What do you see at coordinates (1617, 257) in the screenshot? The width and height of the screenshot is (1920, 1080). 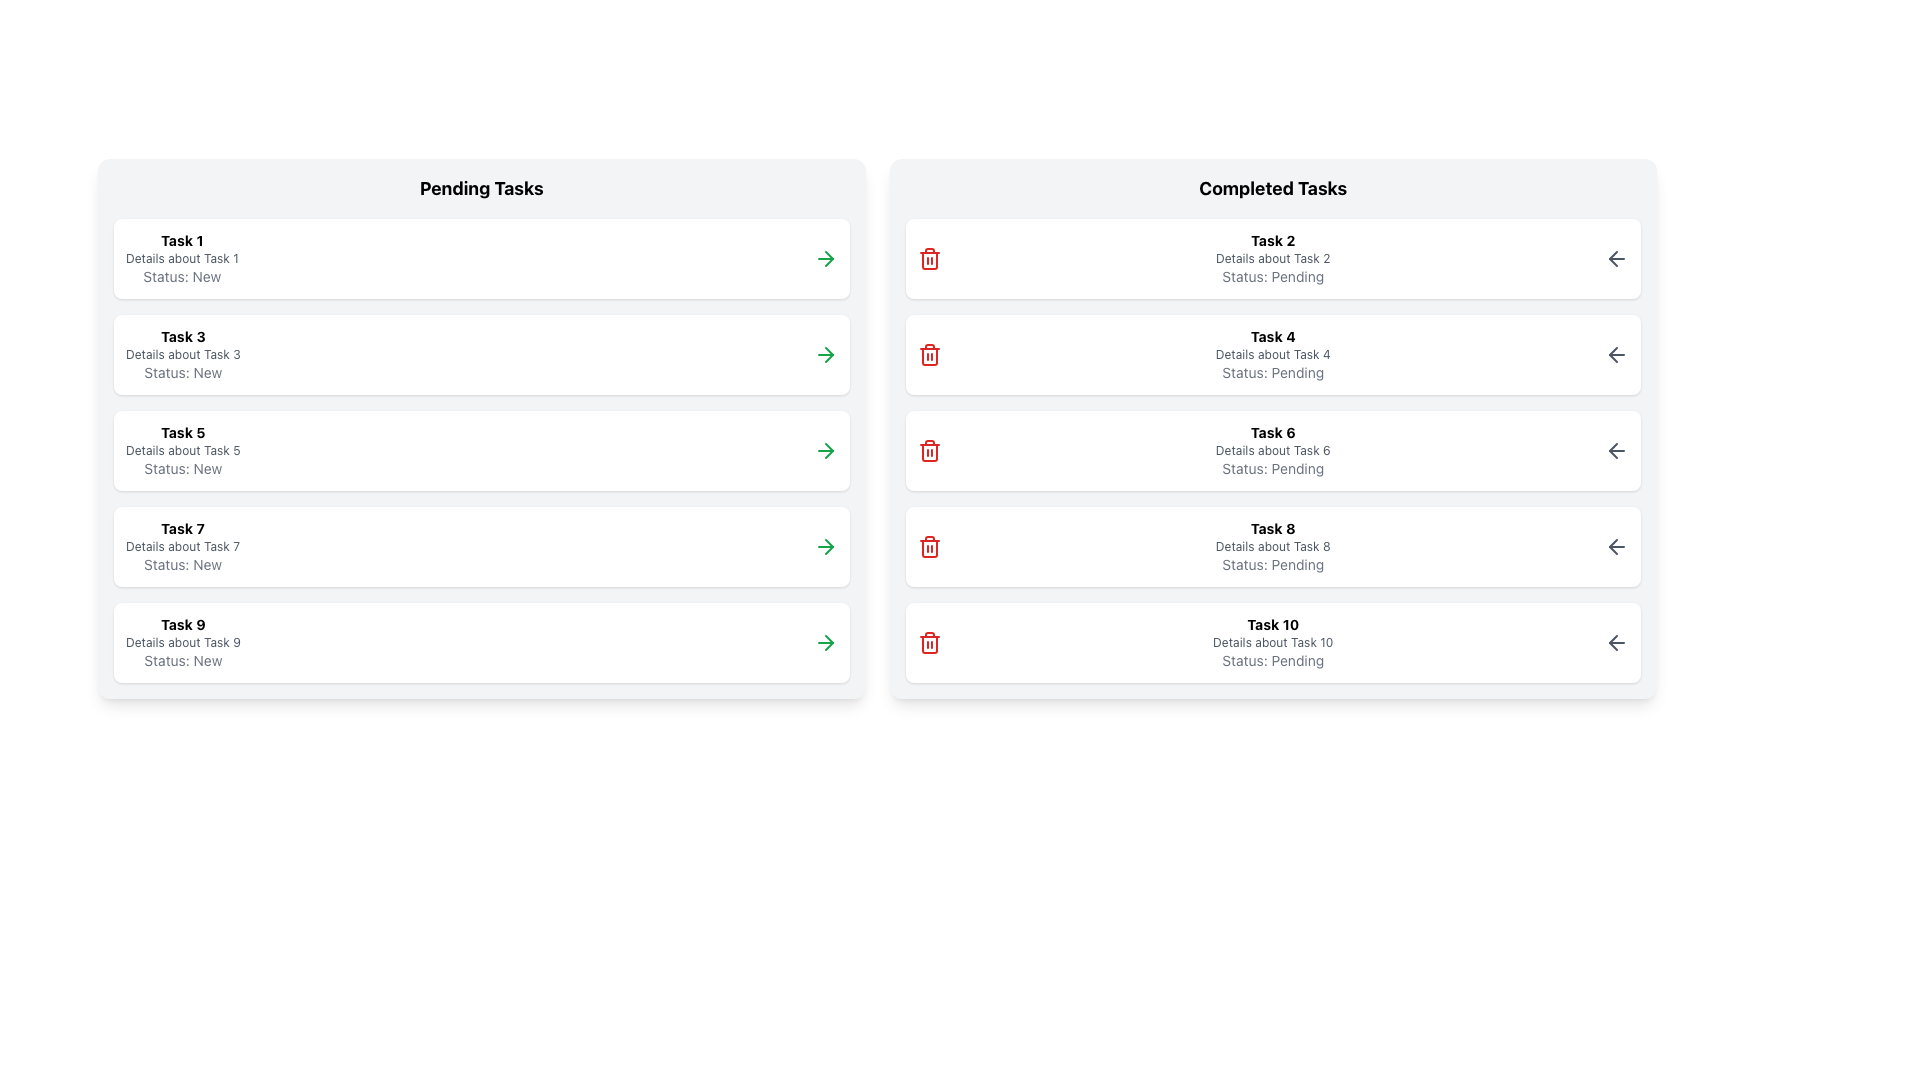 I see `the navigational arrow icon located on the rightmost side of the topmost task card in the 'Completed Tasks' column to invoke its action` at bounding box center [1617, 257].